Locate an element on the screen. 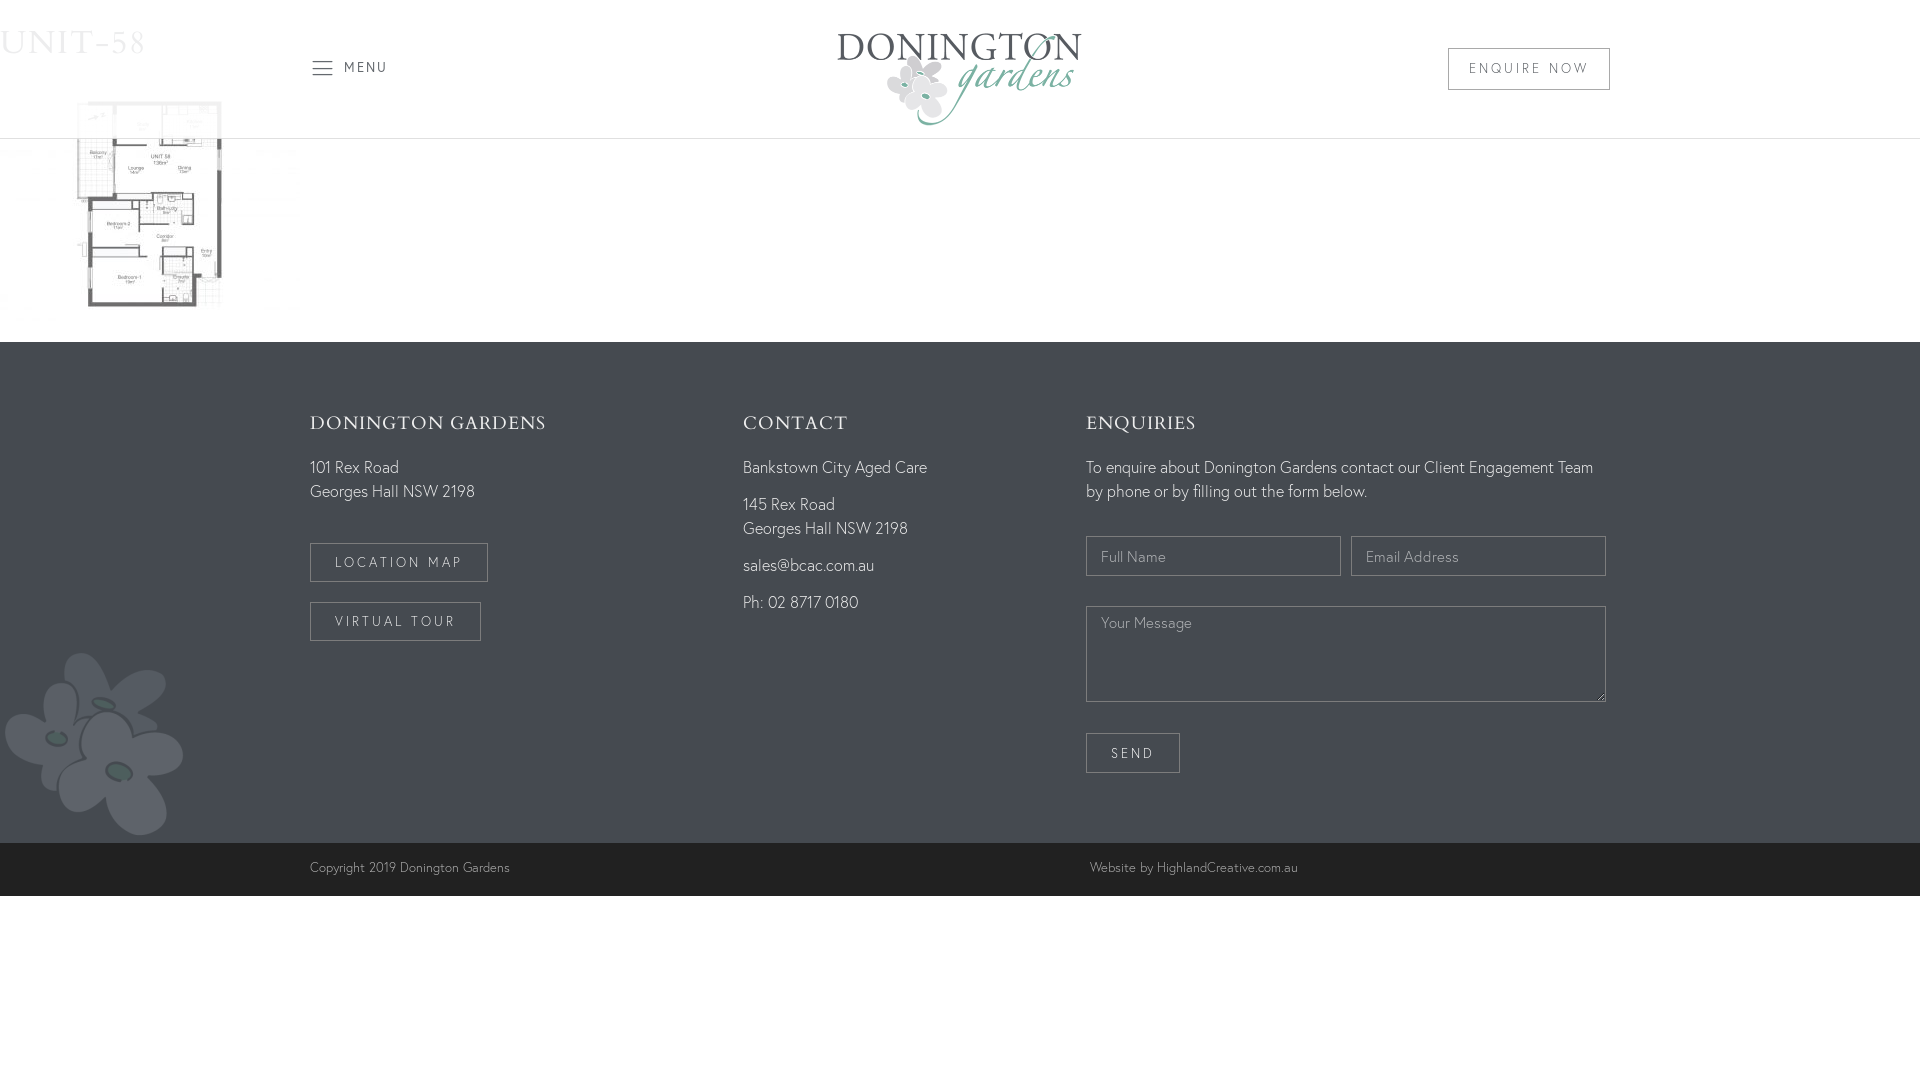 Image resolution: width=1920 pixels, height=1080 pixels. 'MENU' is located at coordinates (365, 66).